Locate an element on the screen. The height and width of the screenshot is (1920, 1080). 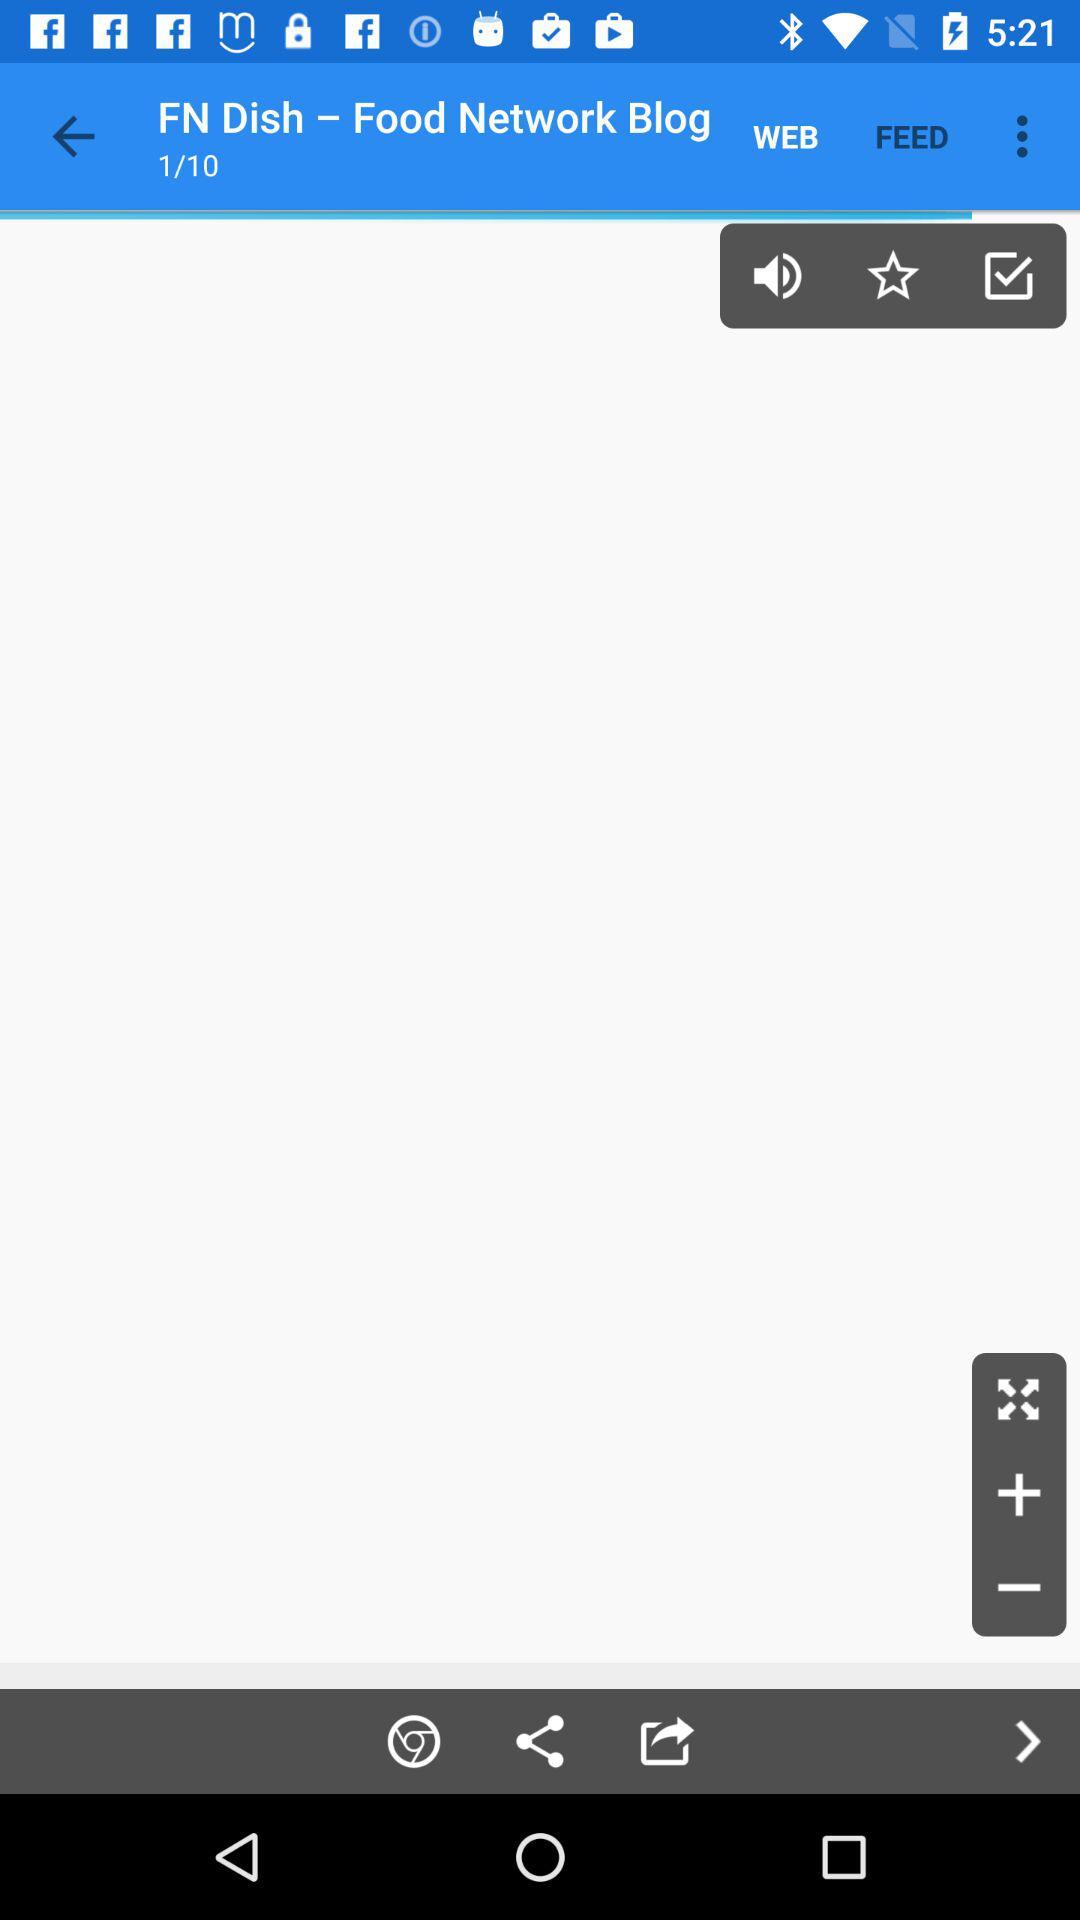
the share icon is located at coordinates (540, 1740).